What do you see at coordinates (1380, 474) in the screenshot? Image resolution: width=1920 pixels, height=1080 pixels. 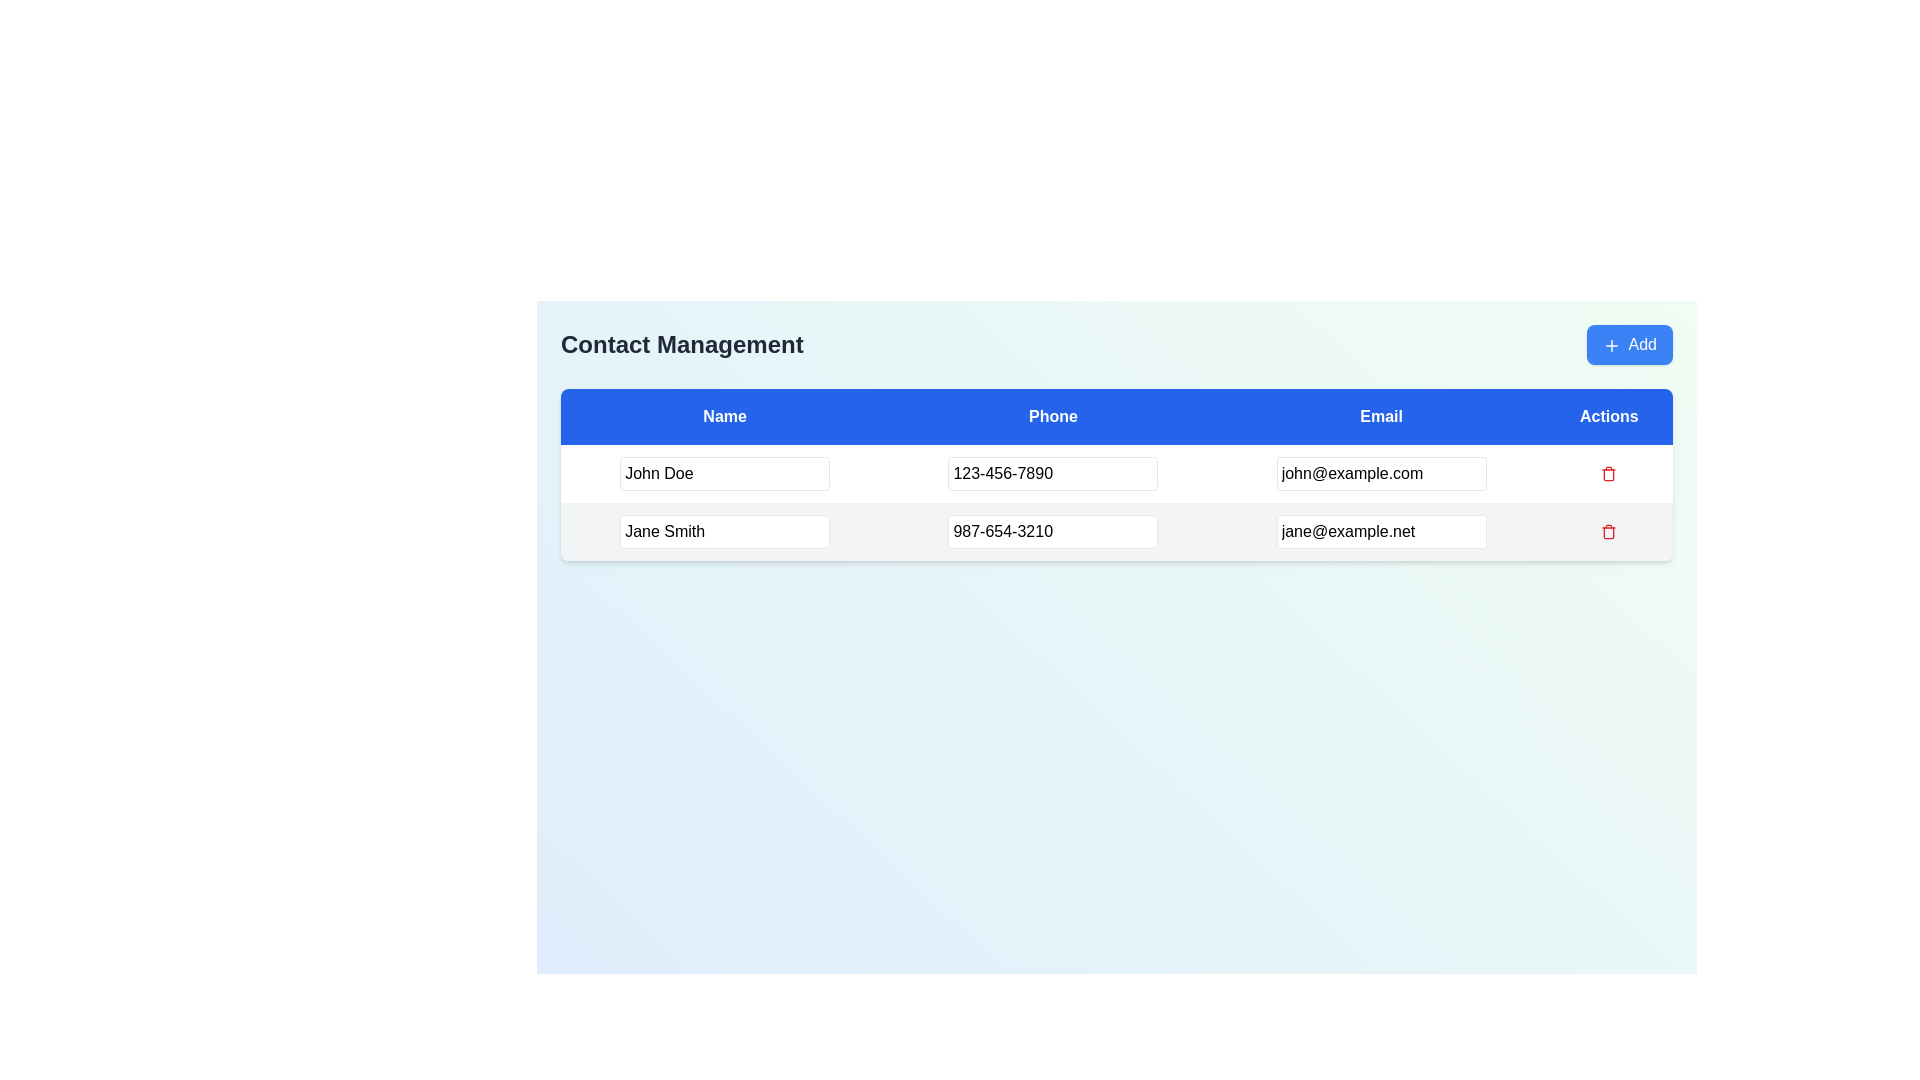 I see `the rounded rectangular Text Input Field labeled 'Email' for 'John Doe'` at bounding box center [1380, 474].